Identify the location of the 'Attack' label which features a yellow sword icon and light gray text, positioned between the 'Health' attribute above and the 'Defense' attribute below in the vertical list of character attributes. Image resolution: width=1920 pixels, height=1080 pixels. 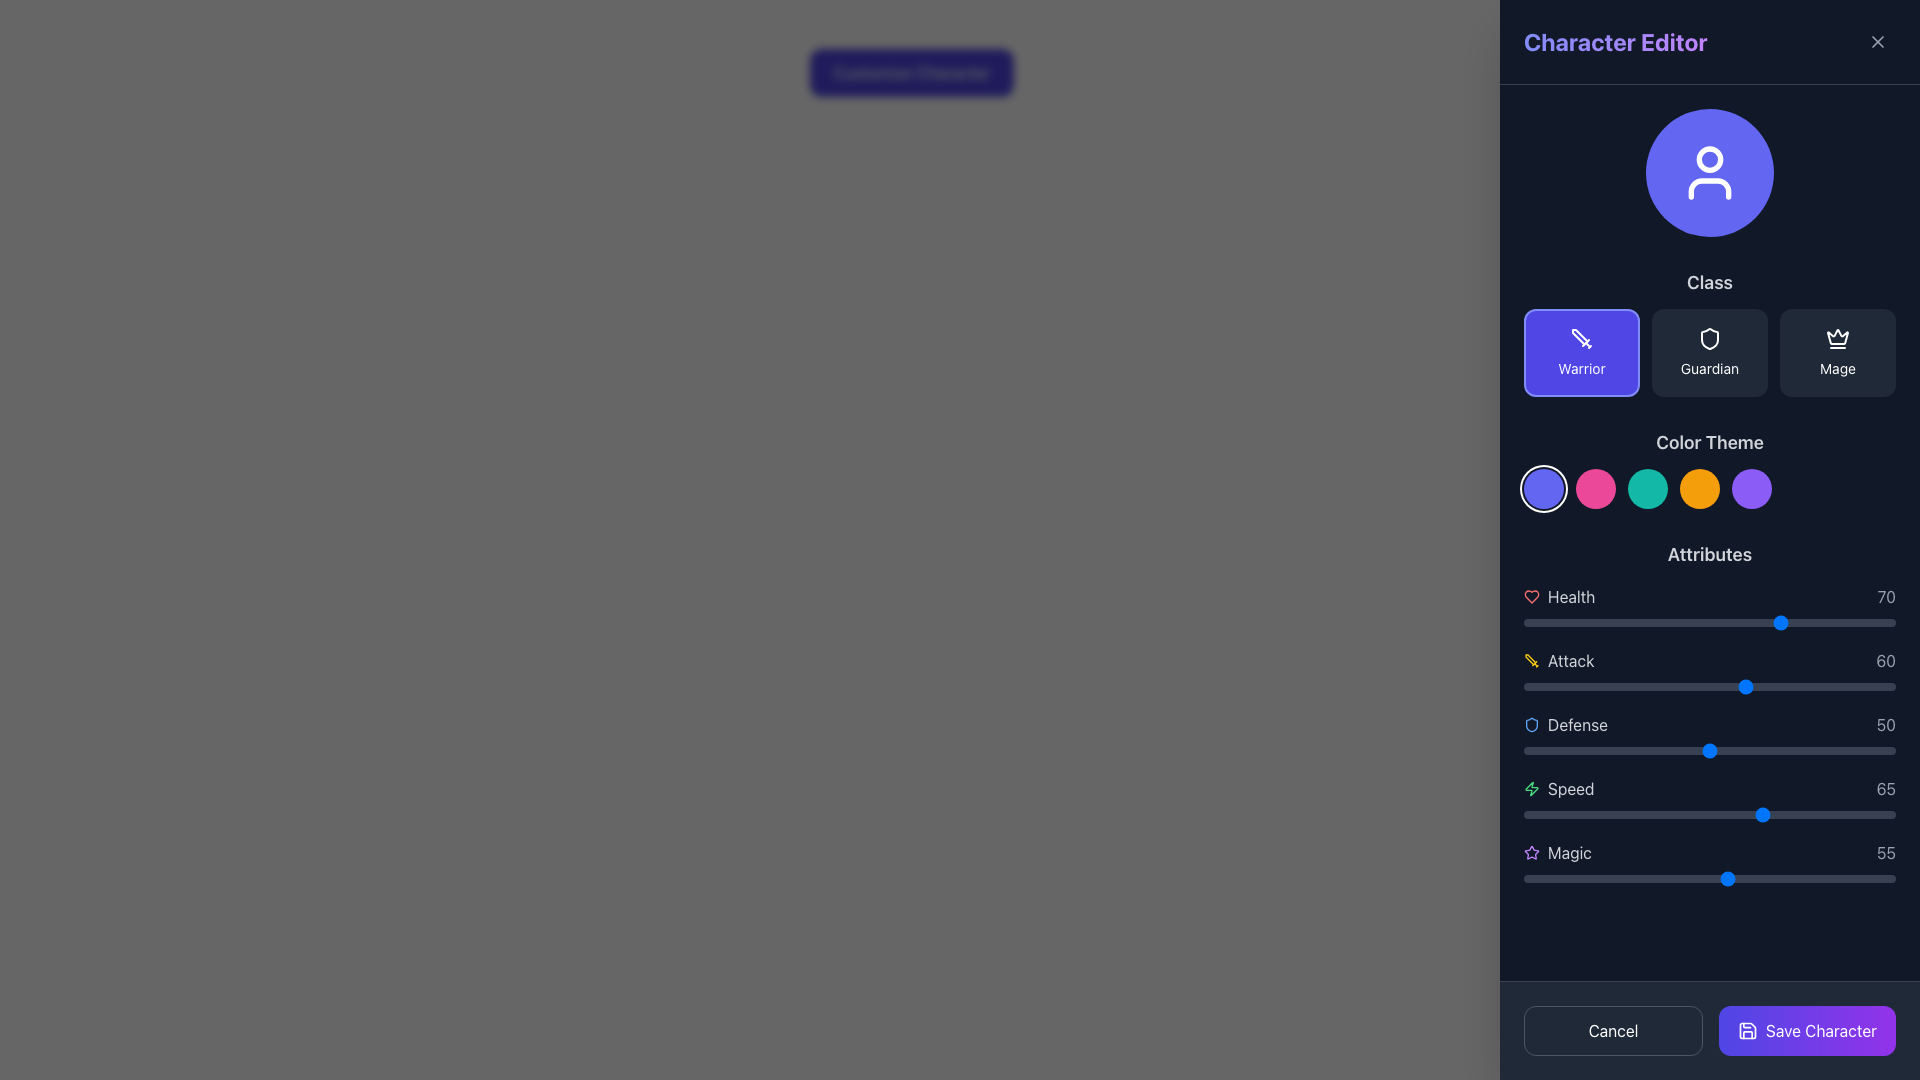
(1558, 660).